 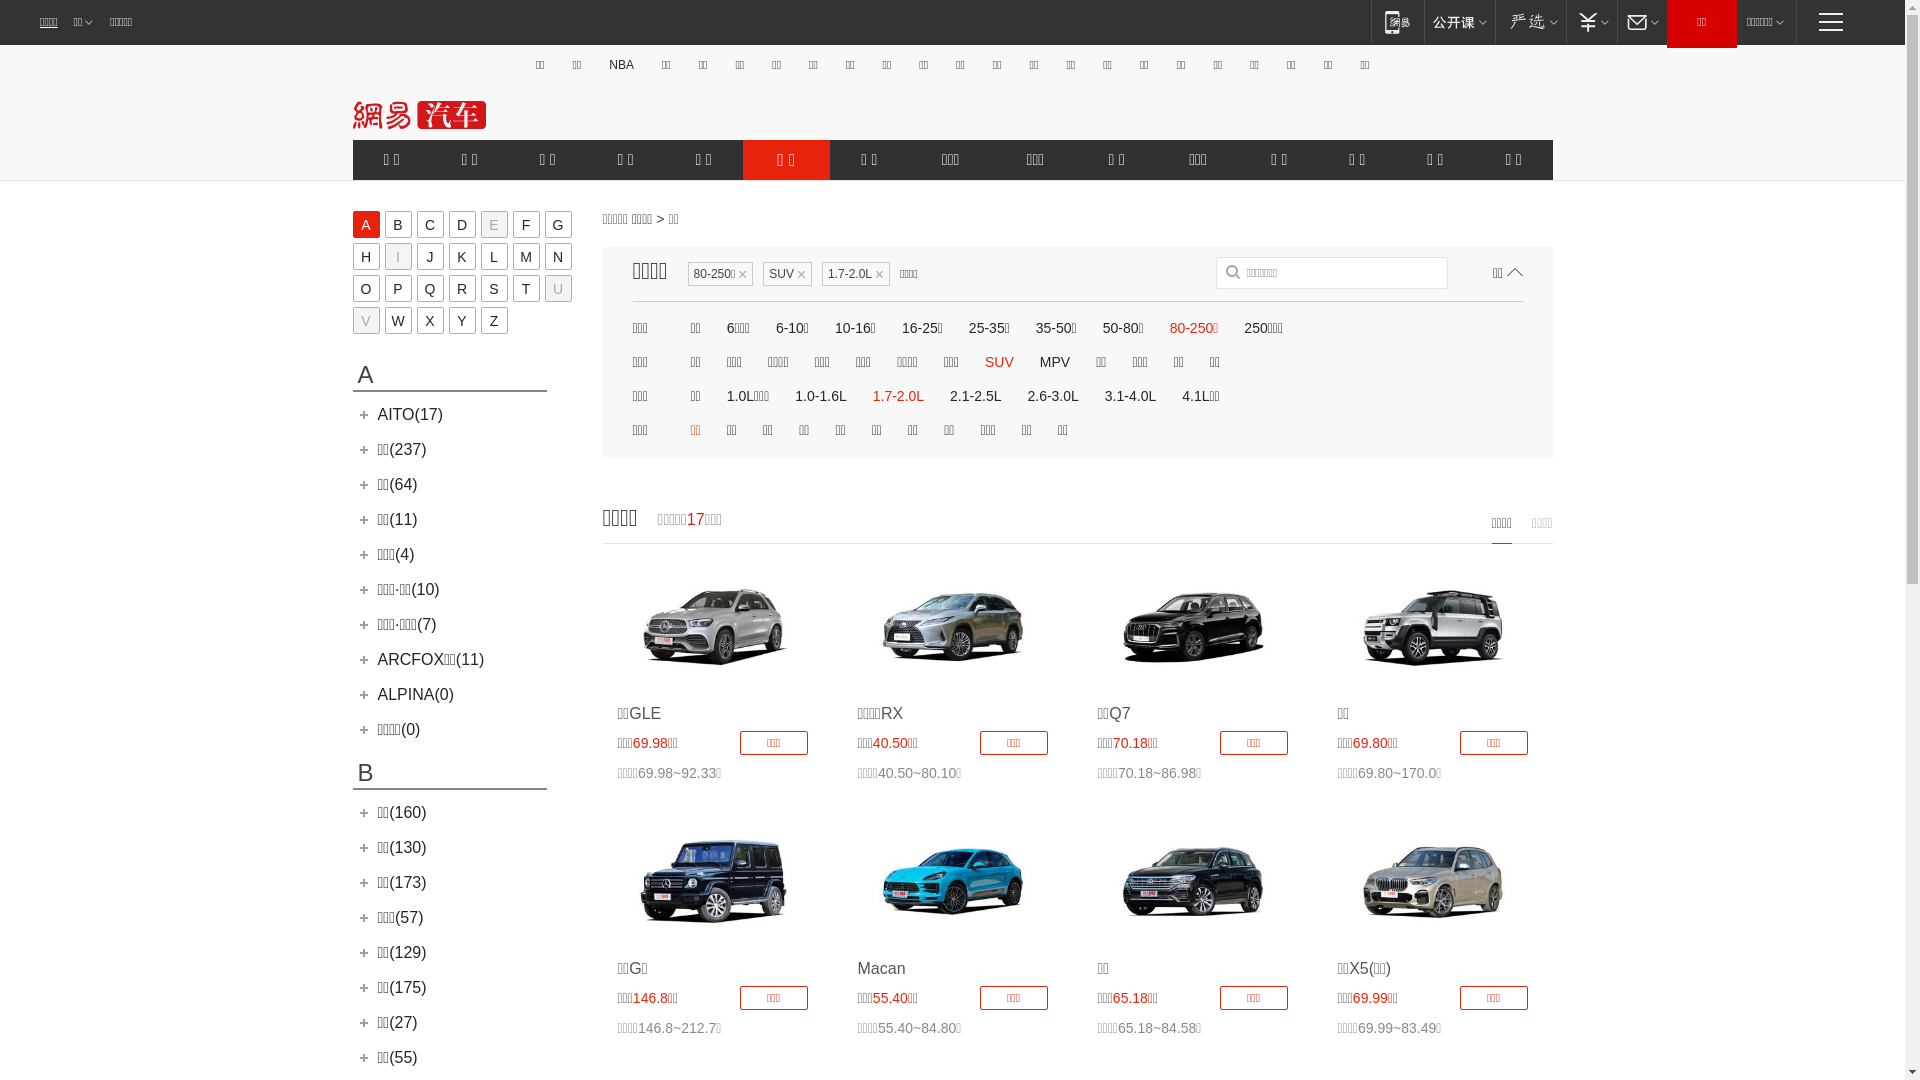 I want to click on 'SUV', so click(x=999, y=362).